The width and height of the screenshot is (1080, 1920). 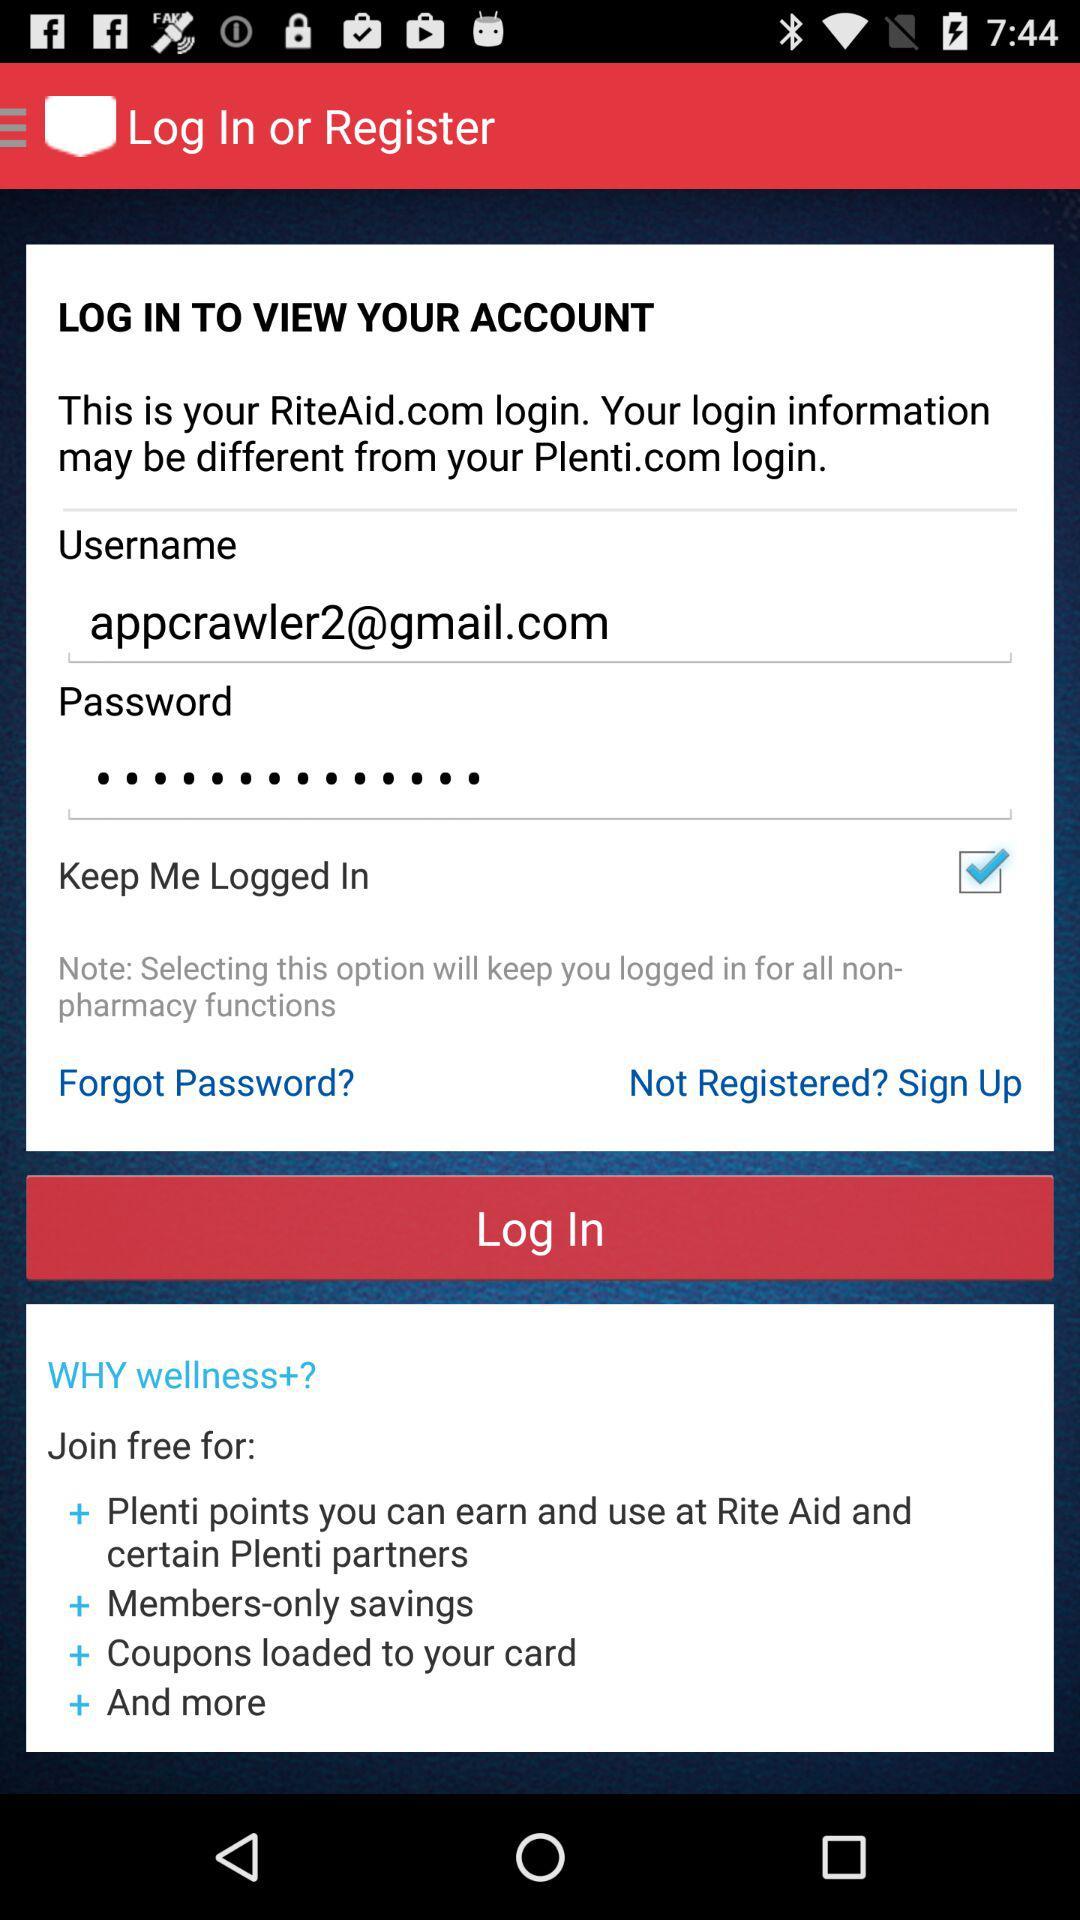 What do you see at coordinates (342, 1080) in the screenshot?
I see `the icon above log in icon` at bounding box center [342, 1080].